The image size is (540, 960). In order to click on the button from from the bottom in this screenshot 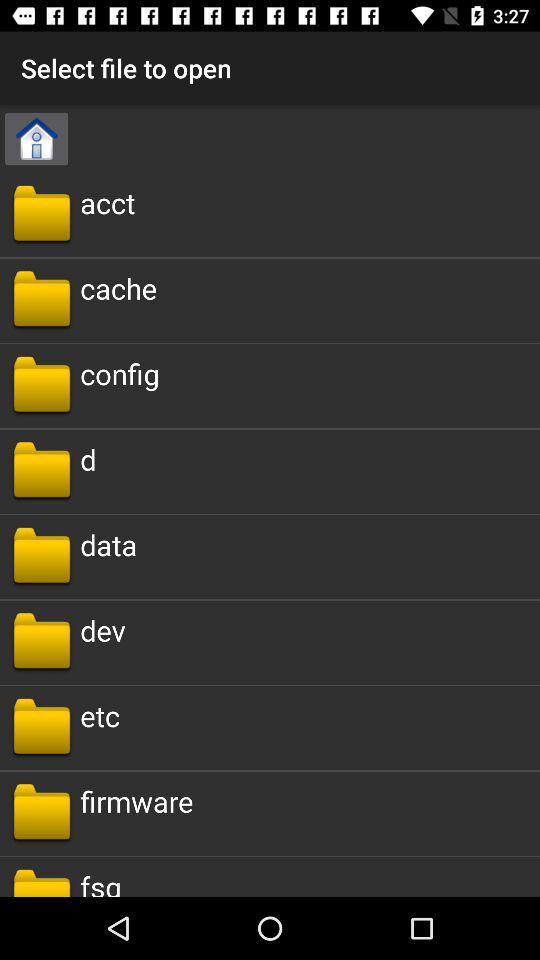, I will do `click(42, 881)`.